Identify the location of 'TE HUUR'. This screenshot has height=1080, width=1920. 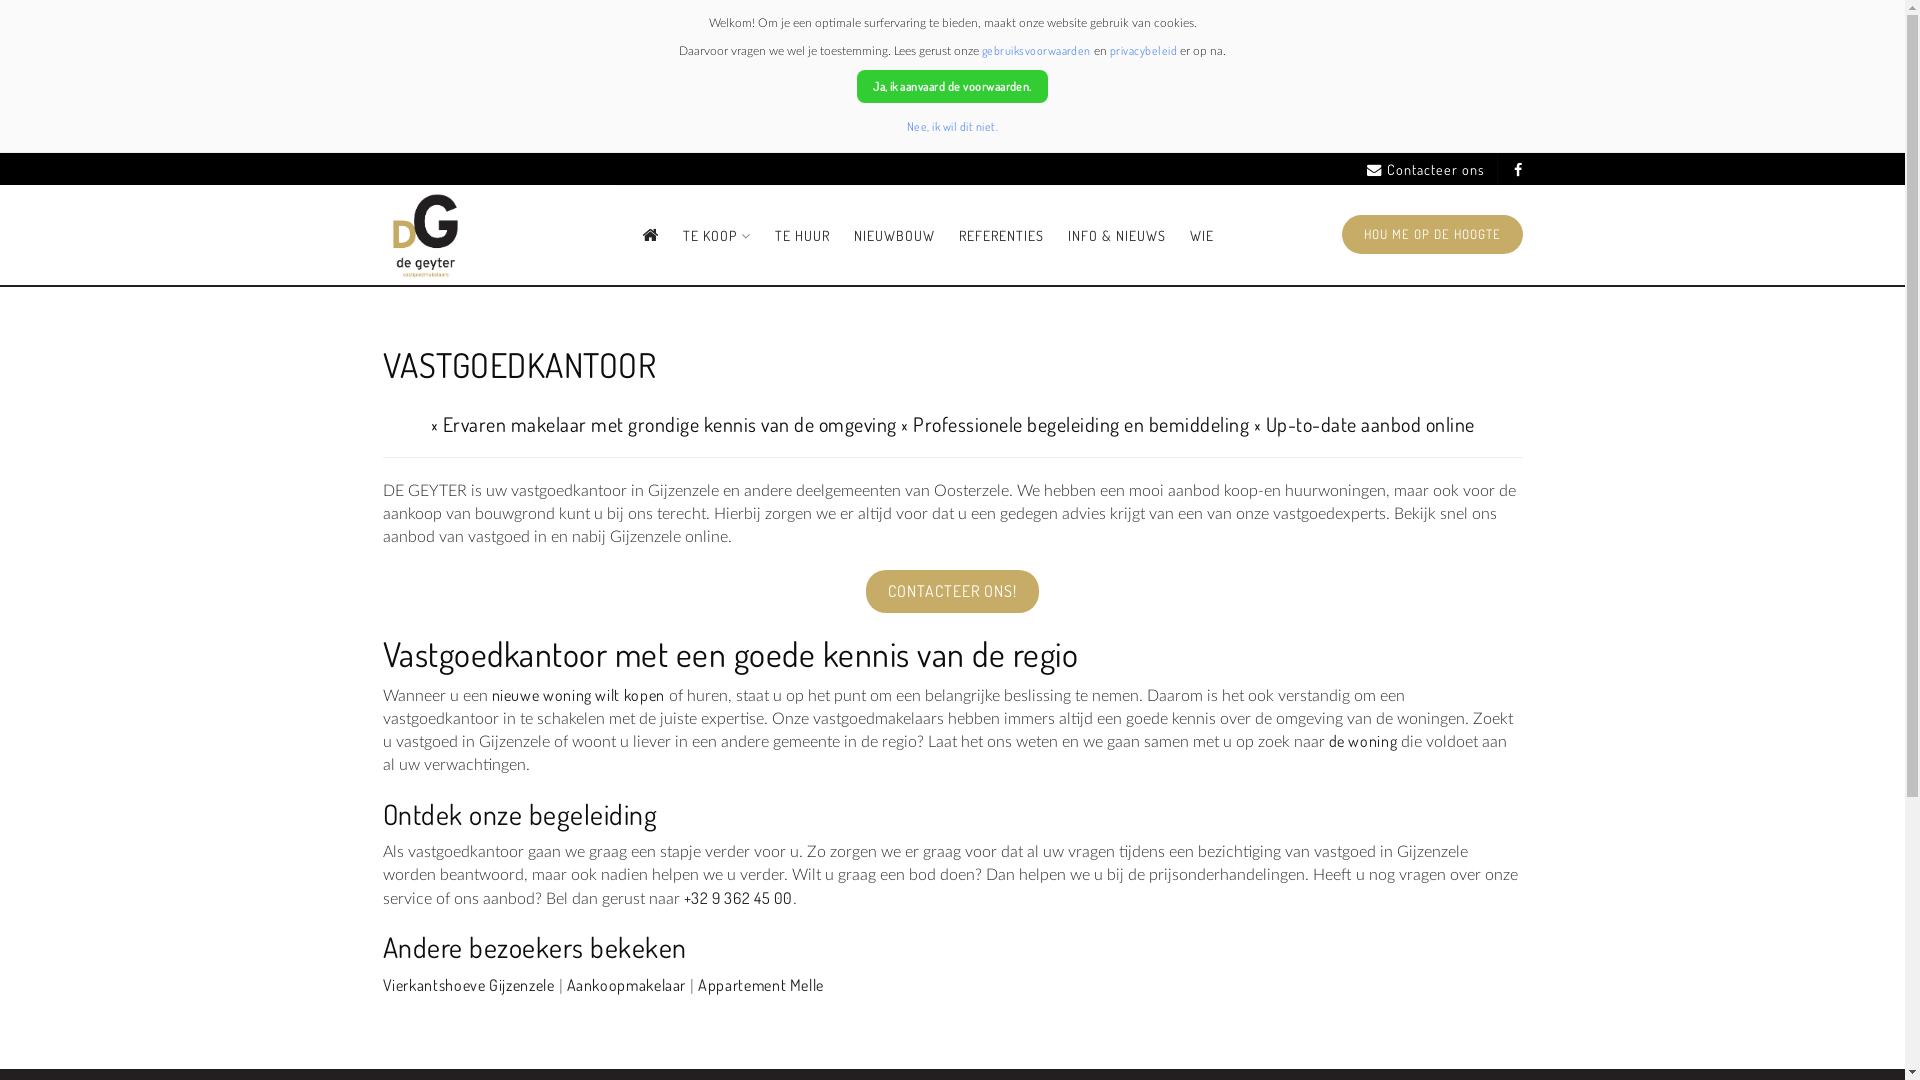
(802, 234).